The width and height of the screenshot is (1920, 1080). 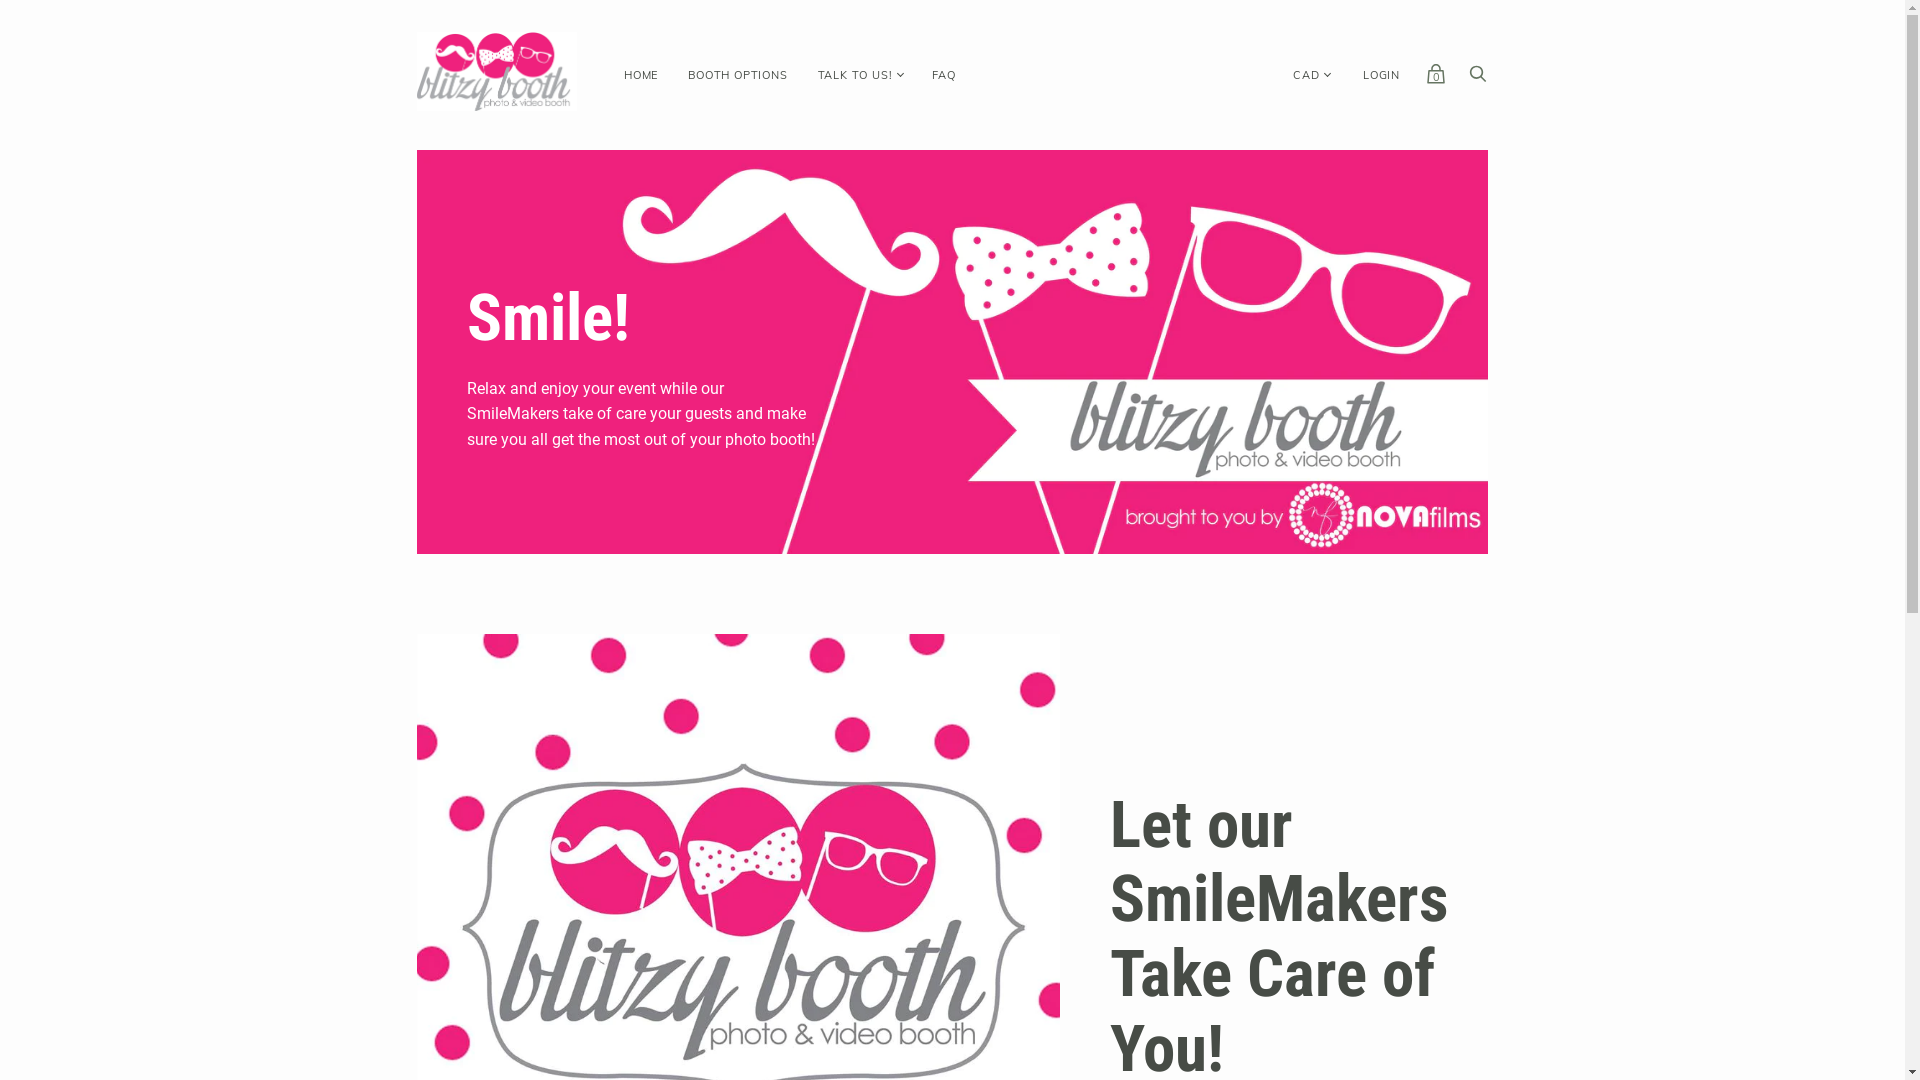 I want to click on 'LOGIN', so click(x=1380, y=74).